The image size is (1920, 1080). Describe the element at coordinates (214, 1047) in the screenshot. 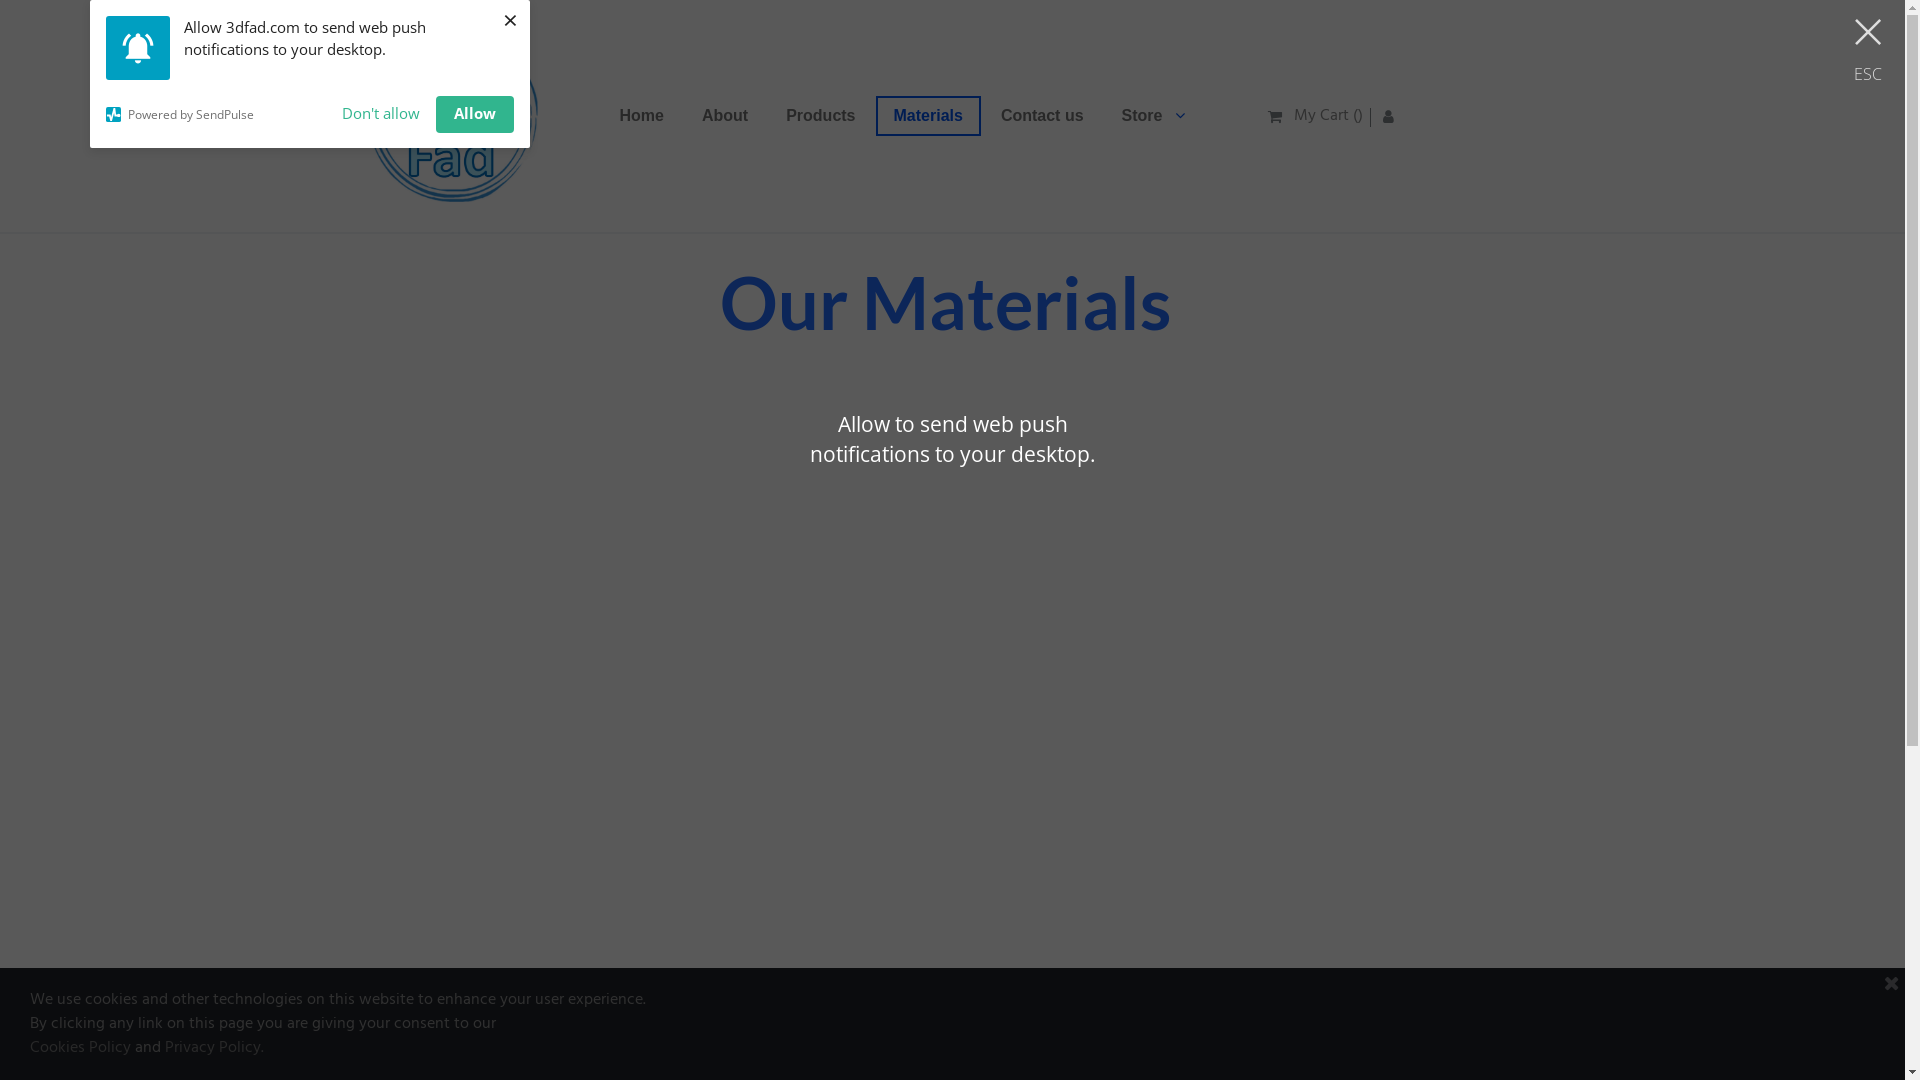

I see `'Privacy Policy.'` at that location.